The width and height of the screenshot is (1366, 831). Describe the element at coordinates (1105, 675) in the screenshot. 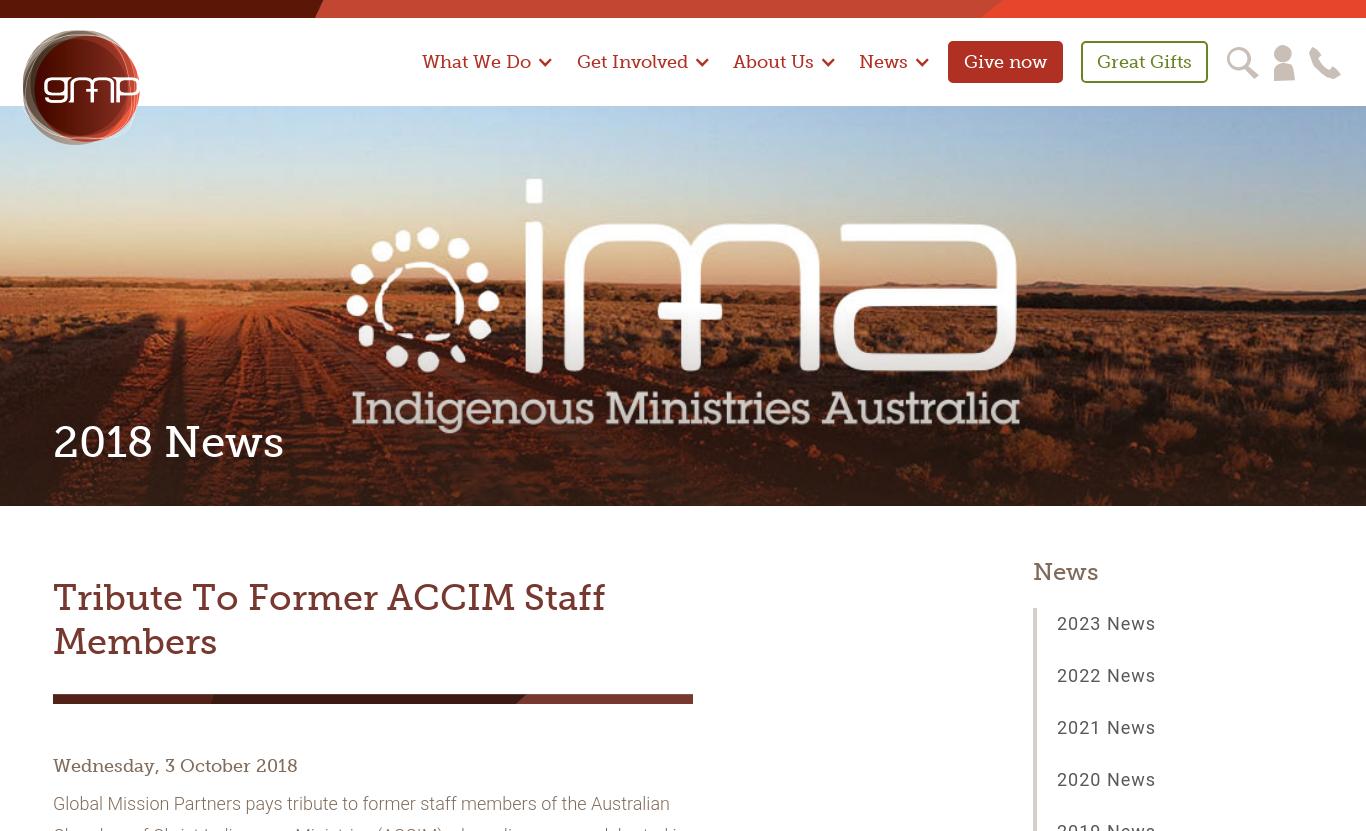

I see `'2022 News'` at that location.